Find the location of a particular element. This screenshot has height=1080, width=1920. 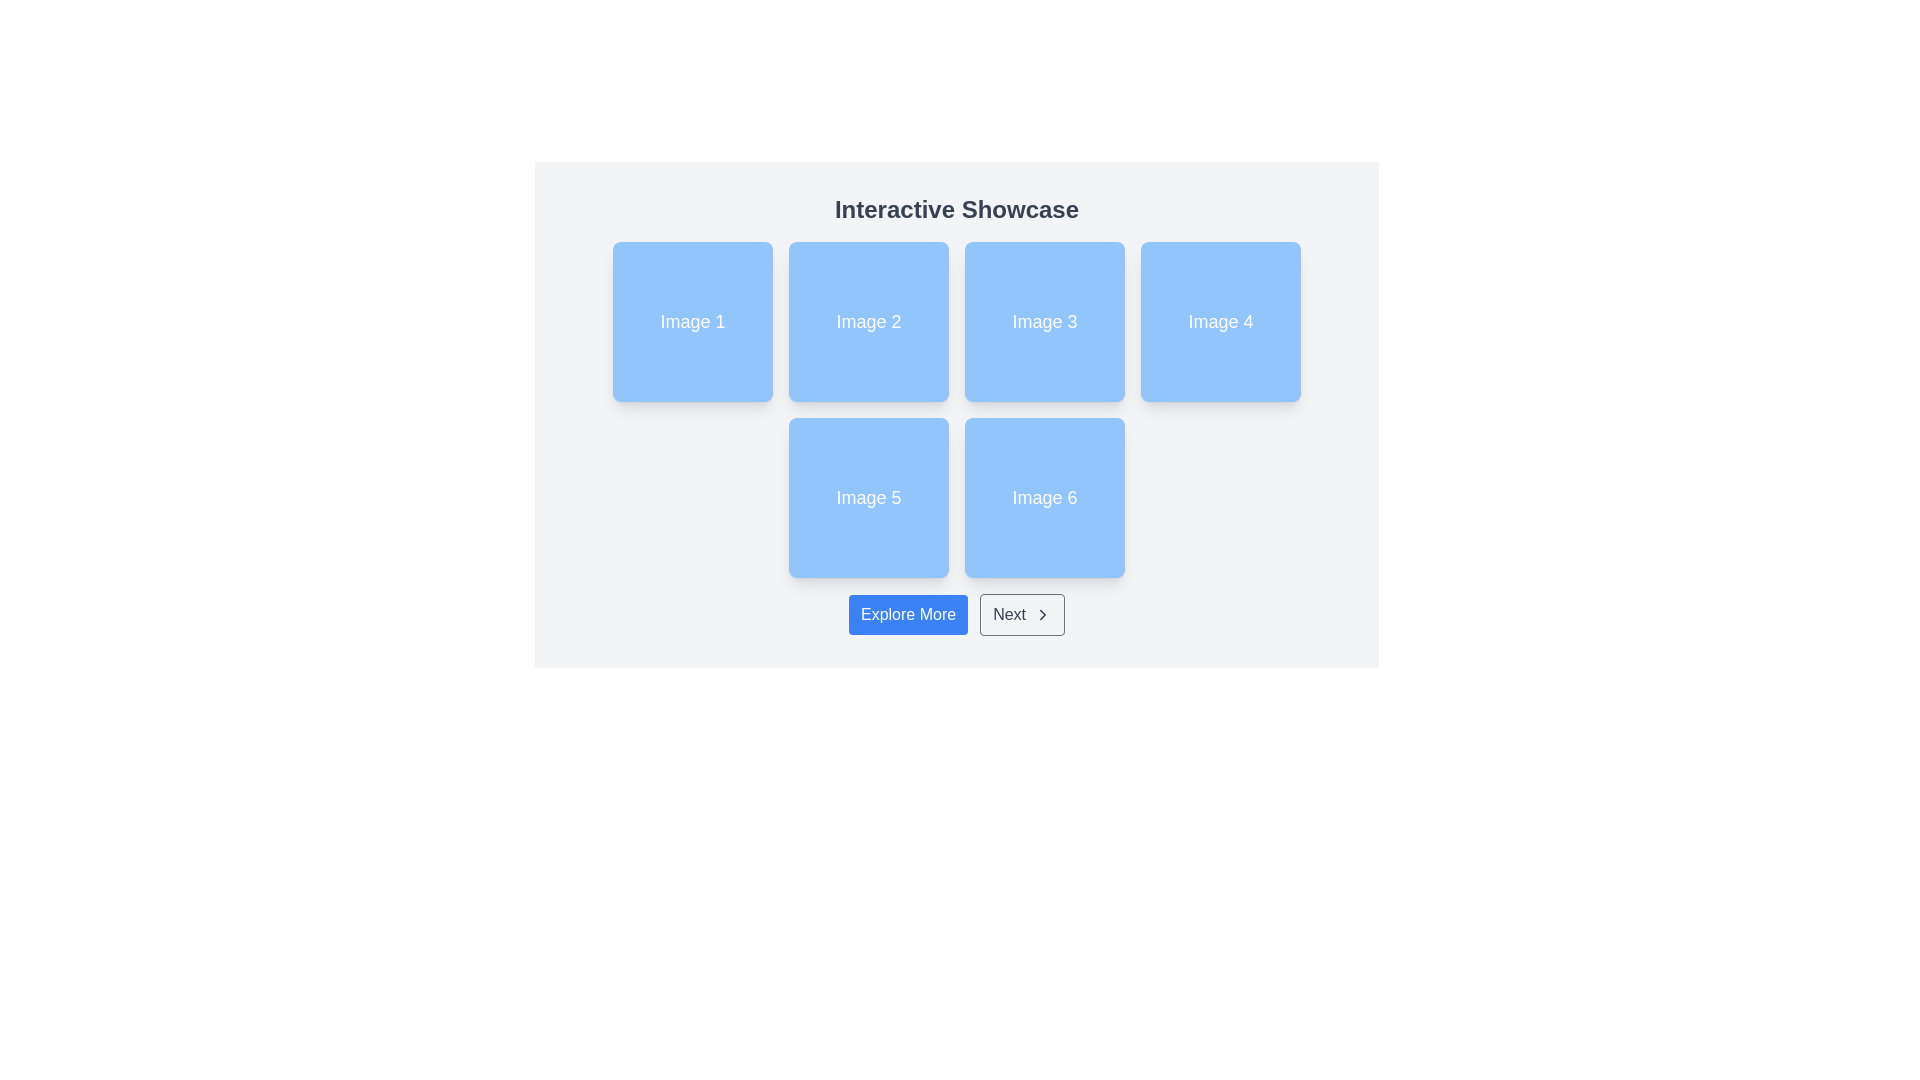

the button-like visual component in the second row and first column of the grid layout, located below 'Image 2' and to the left of 'Image 6' is located at coordinates (868, 496).